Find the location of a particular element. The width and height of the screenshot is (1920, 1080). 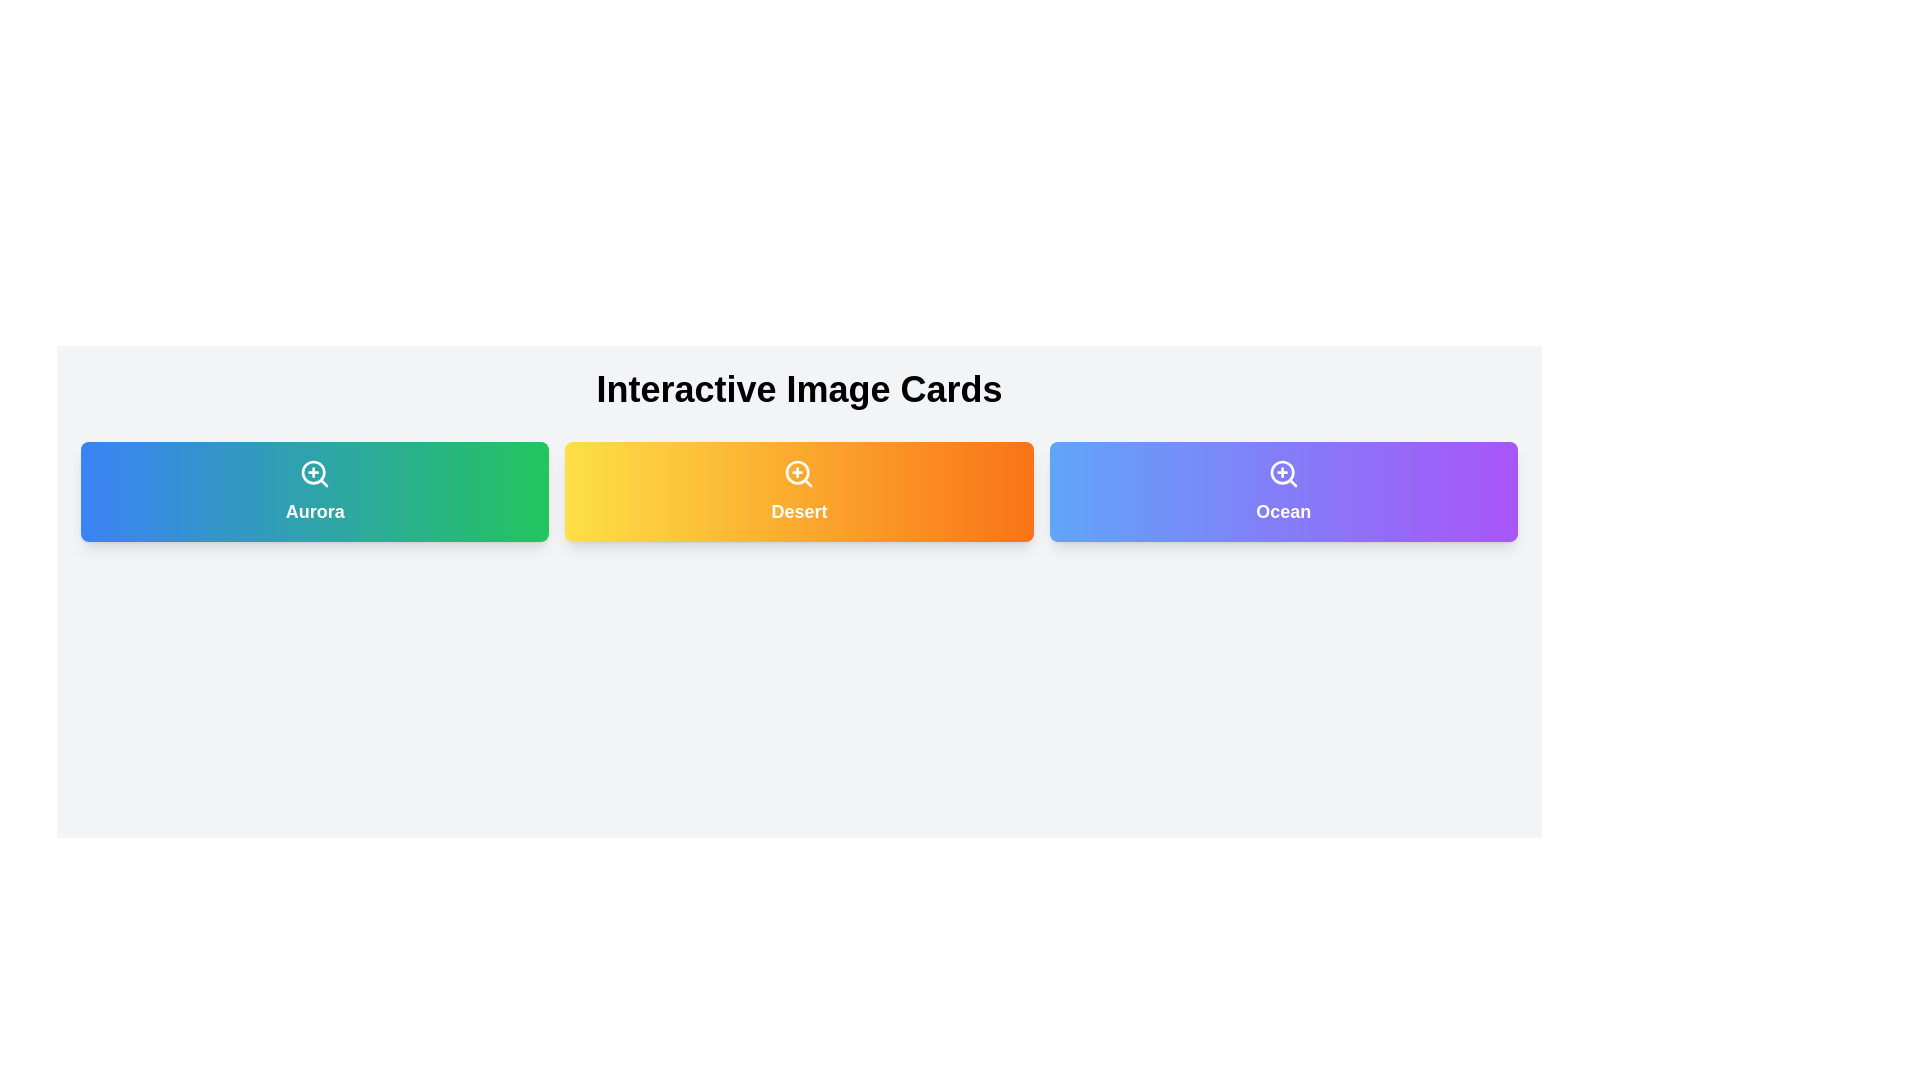

the 'Ocean' card is located at coordinates (1283, 492).